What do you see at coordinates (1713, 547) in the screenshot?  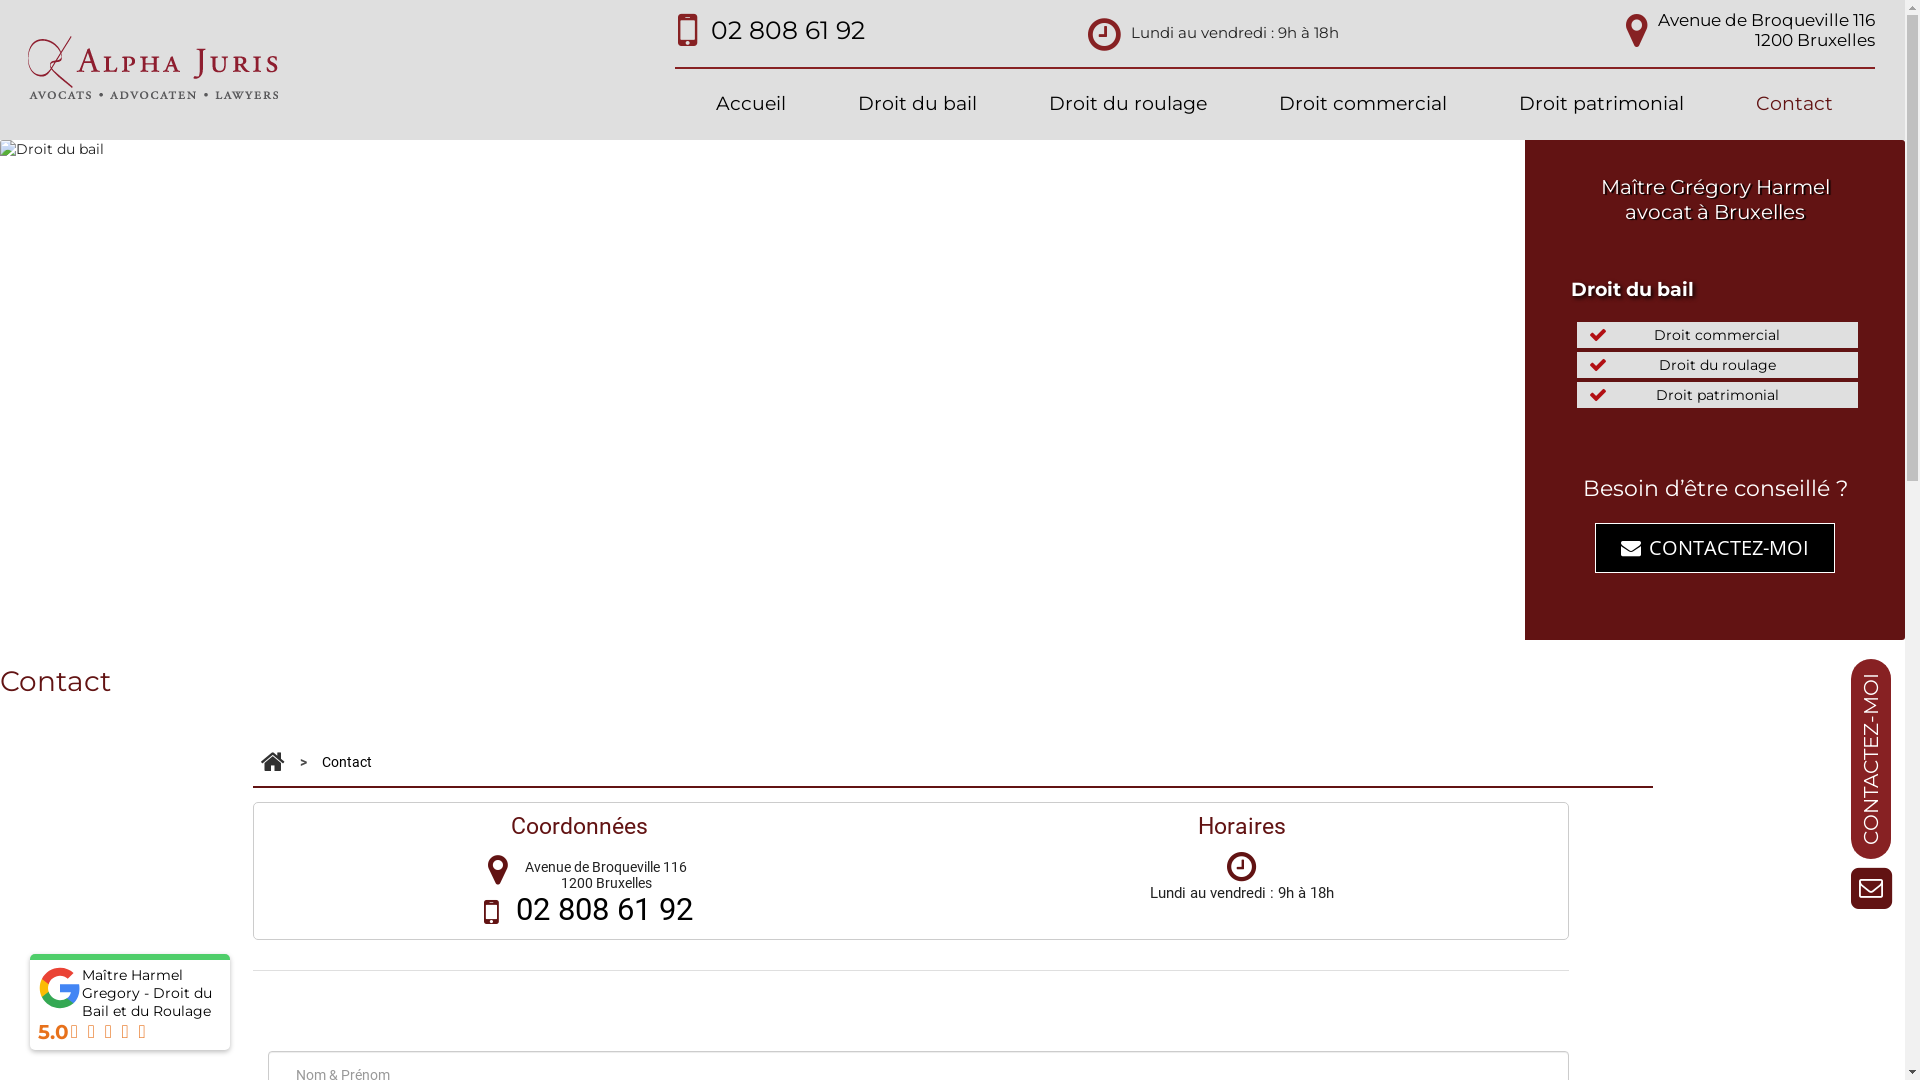 I see `'CONTACTEZ-MOI'` at bounding box center [1713, 547].